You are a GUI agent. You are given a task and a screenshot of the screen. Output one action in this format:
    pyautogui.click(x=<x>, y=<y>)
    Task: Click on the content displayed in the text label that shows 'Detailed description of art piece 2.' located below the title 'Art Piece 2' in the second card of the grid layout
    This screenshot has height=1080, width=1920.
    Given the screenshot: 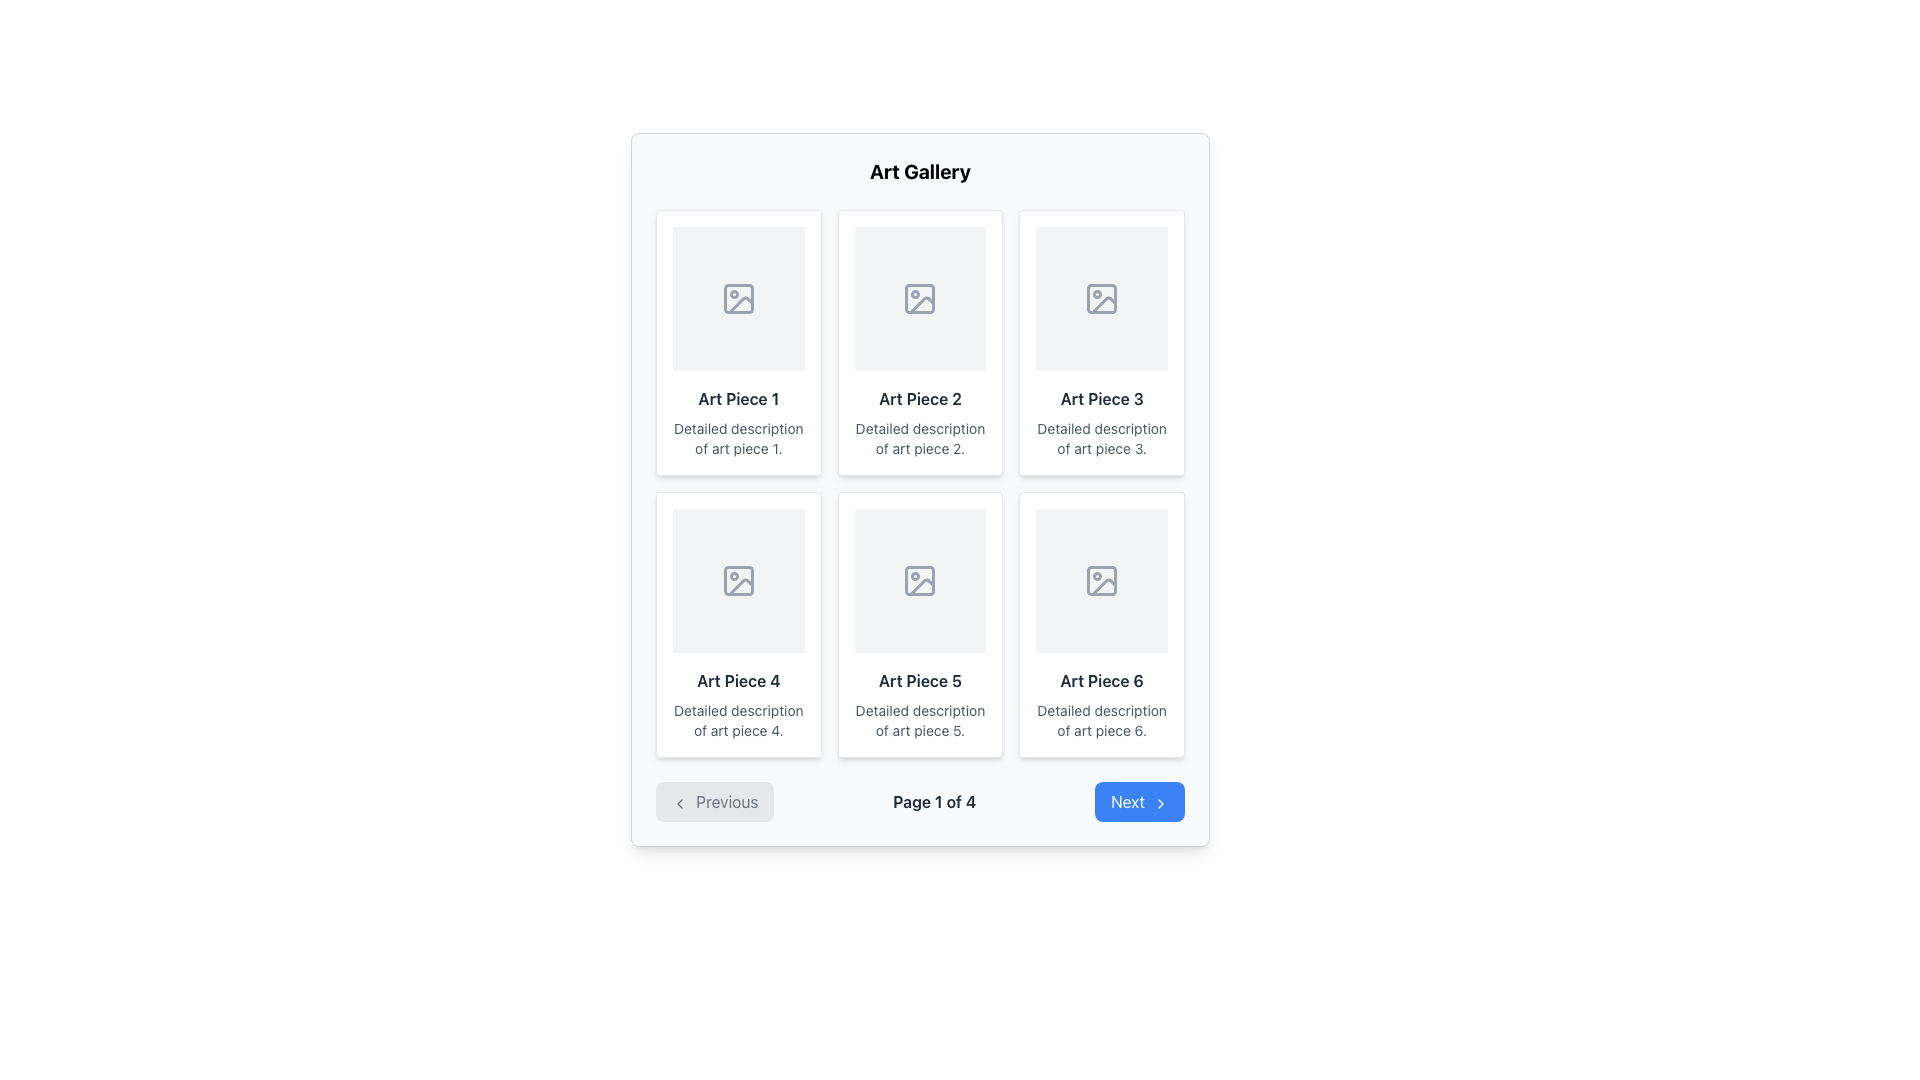 What is the action you would take?
    pyautogui.click(x=919, y=438)
    